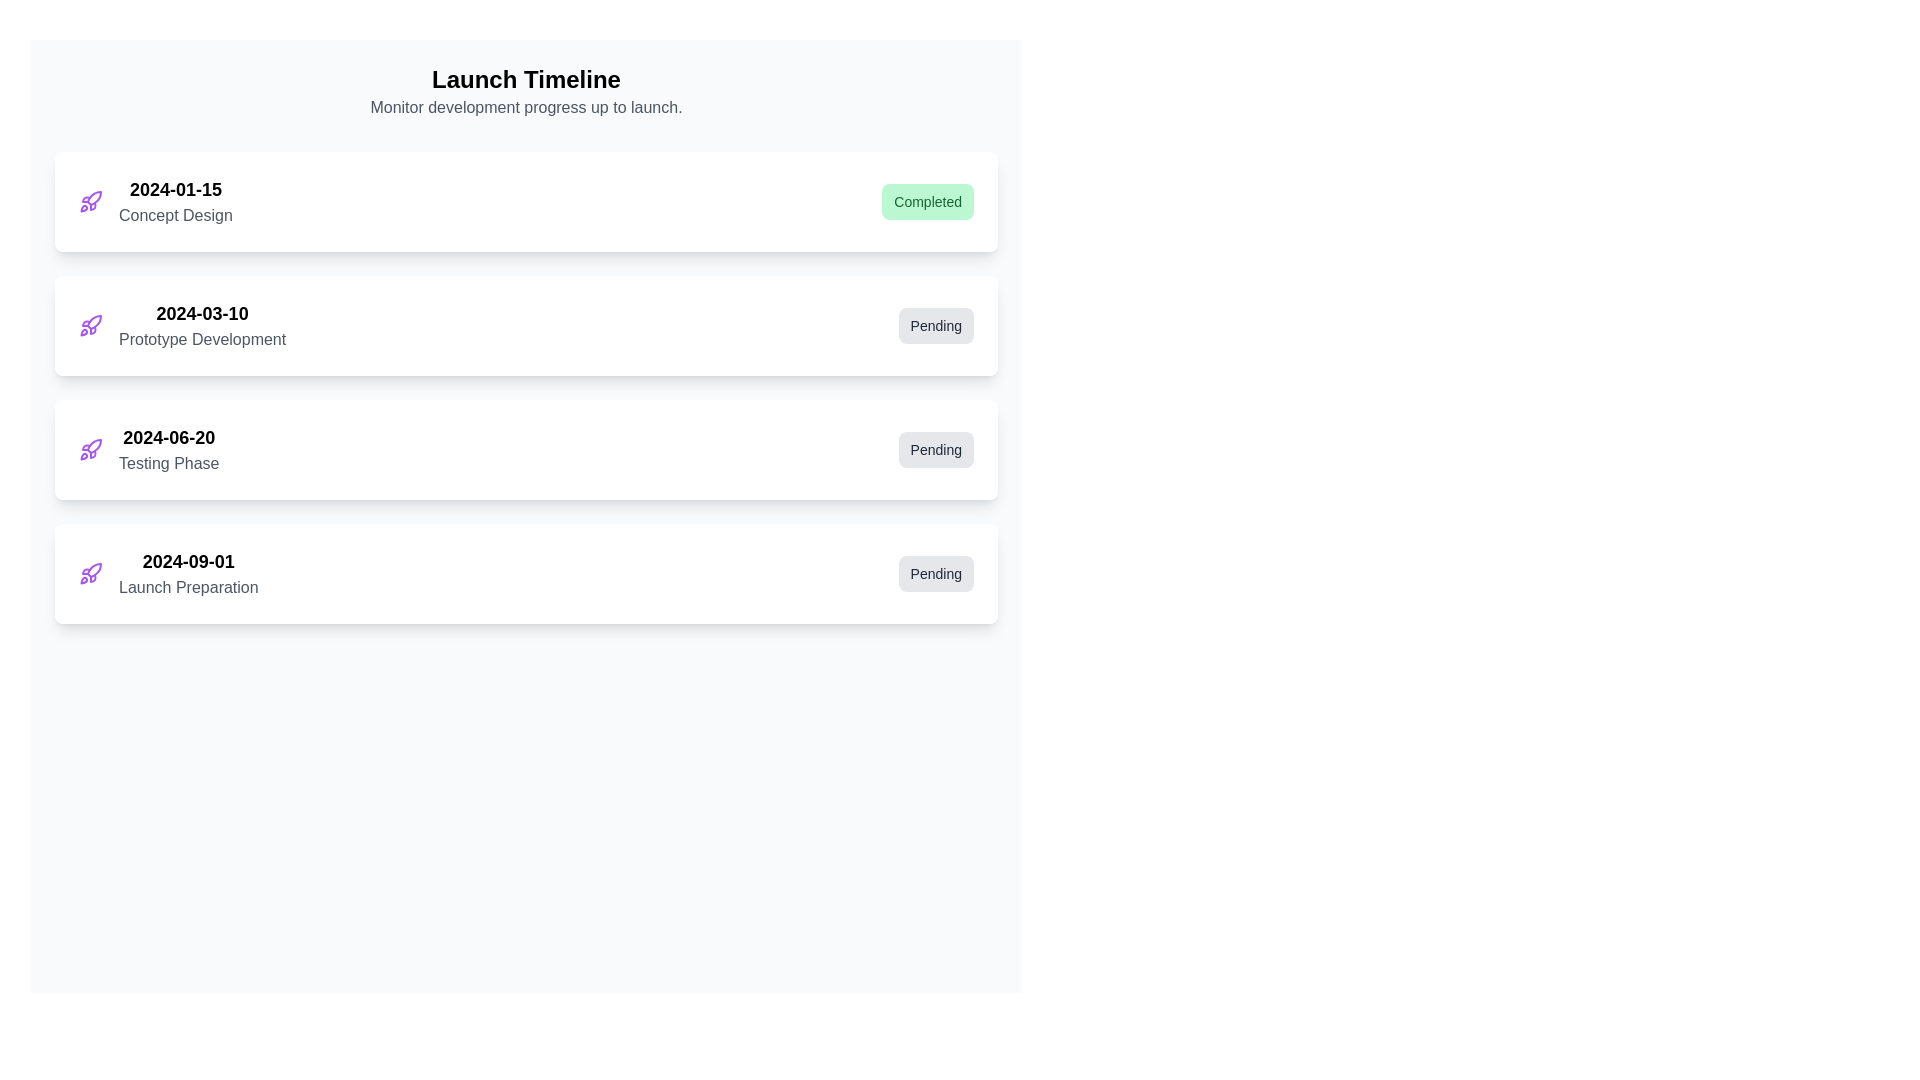 The width and height of the screenshot is (1920, 1080). What do you see at coordinates (93, 321) in the screenshot?
I see `the decorative SVG shape located next to the date '2024-03-10' and the description 'Prototype Development' in the timeline` at bounding box center [93, 321].